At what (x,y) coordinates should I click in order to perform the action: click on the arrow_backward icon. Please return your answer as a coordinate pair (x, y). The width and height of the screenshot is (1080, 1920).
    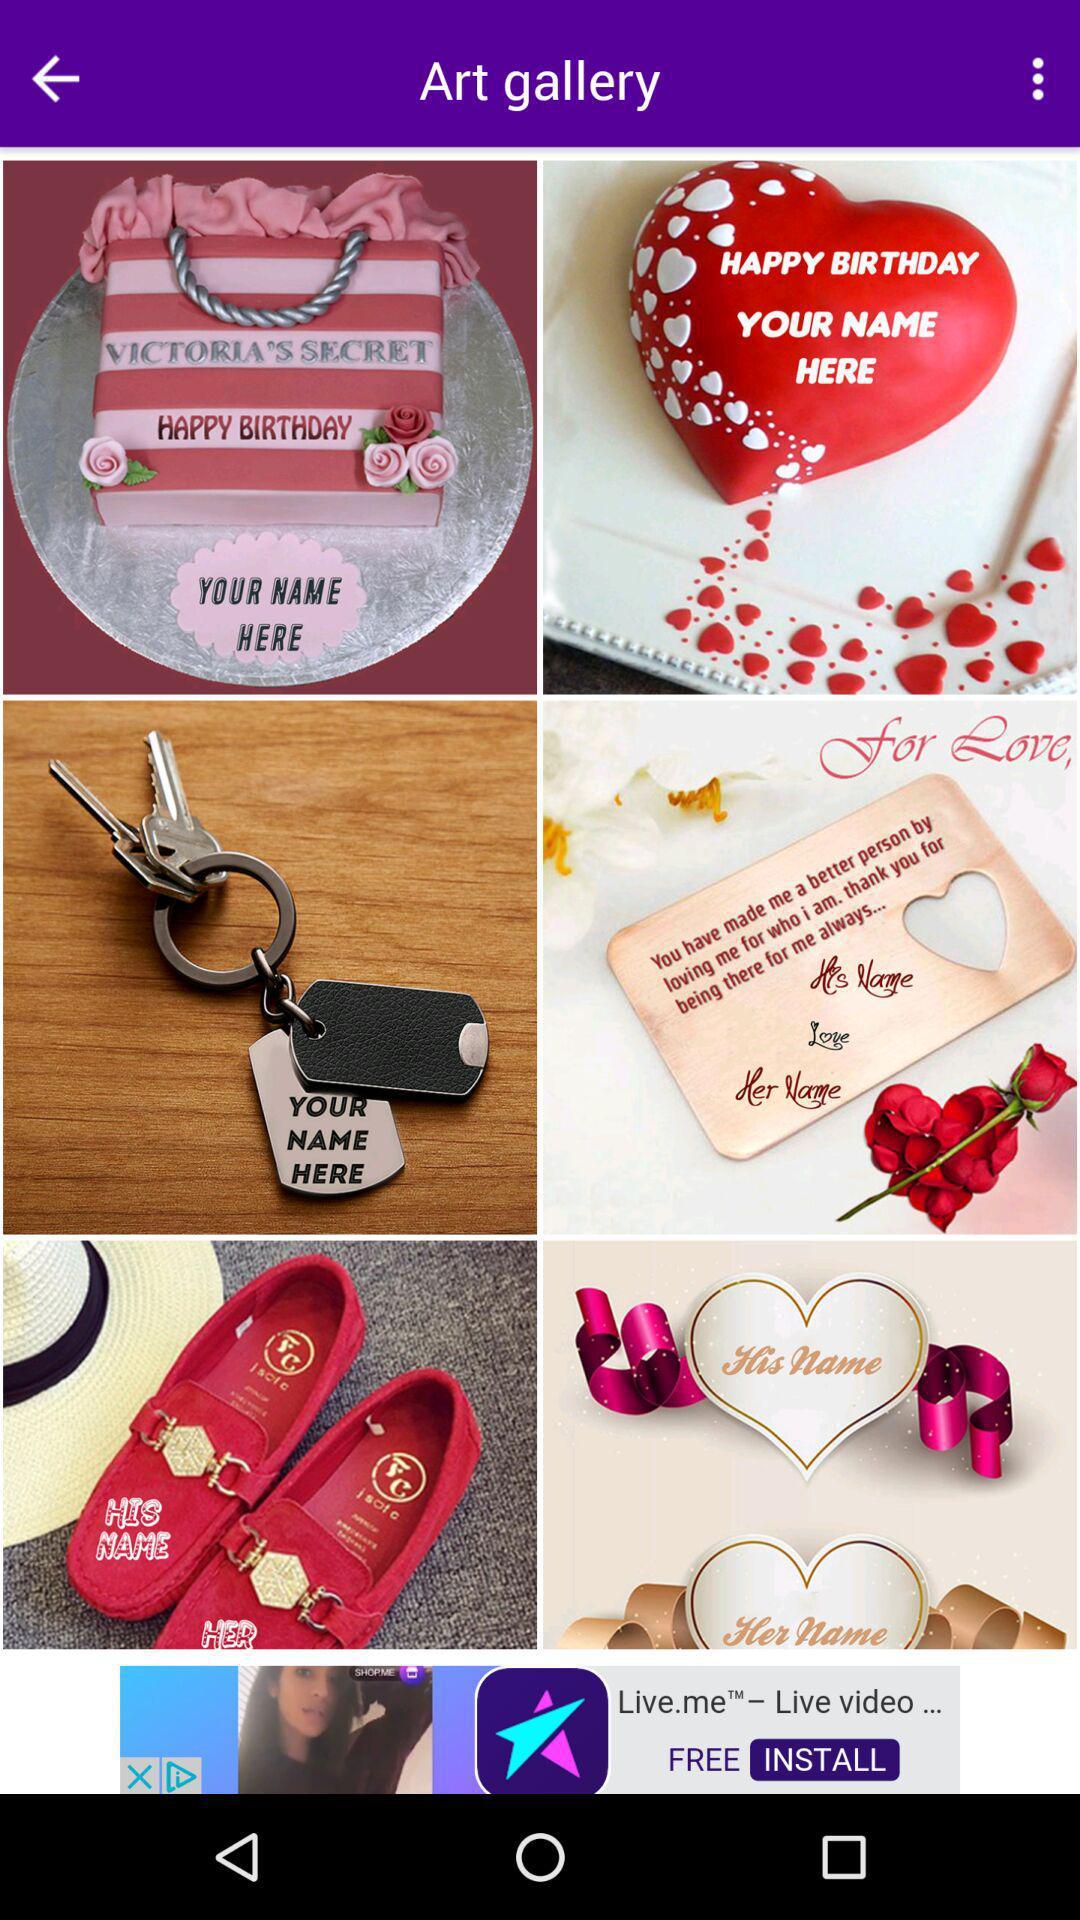
    Looking at the image, I should click on (54, 83).